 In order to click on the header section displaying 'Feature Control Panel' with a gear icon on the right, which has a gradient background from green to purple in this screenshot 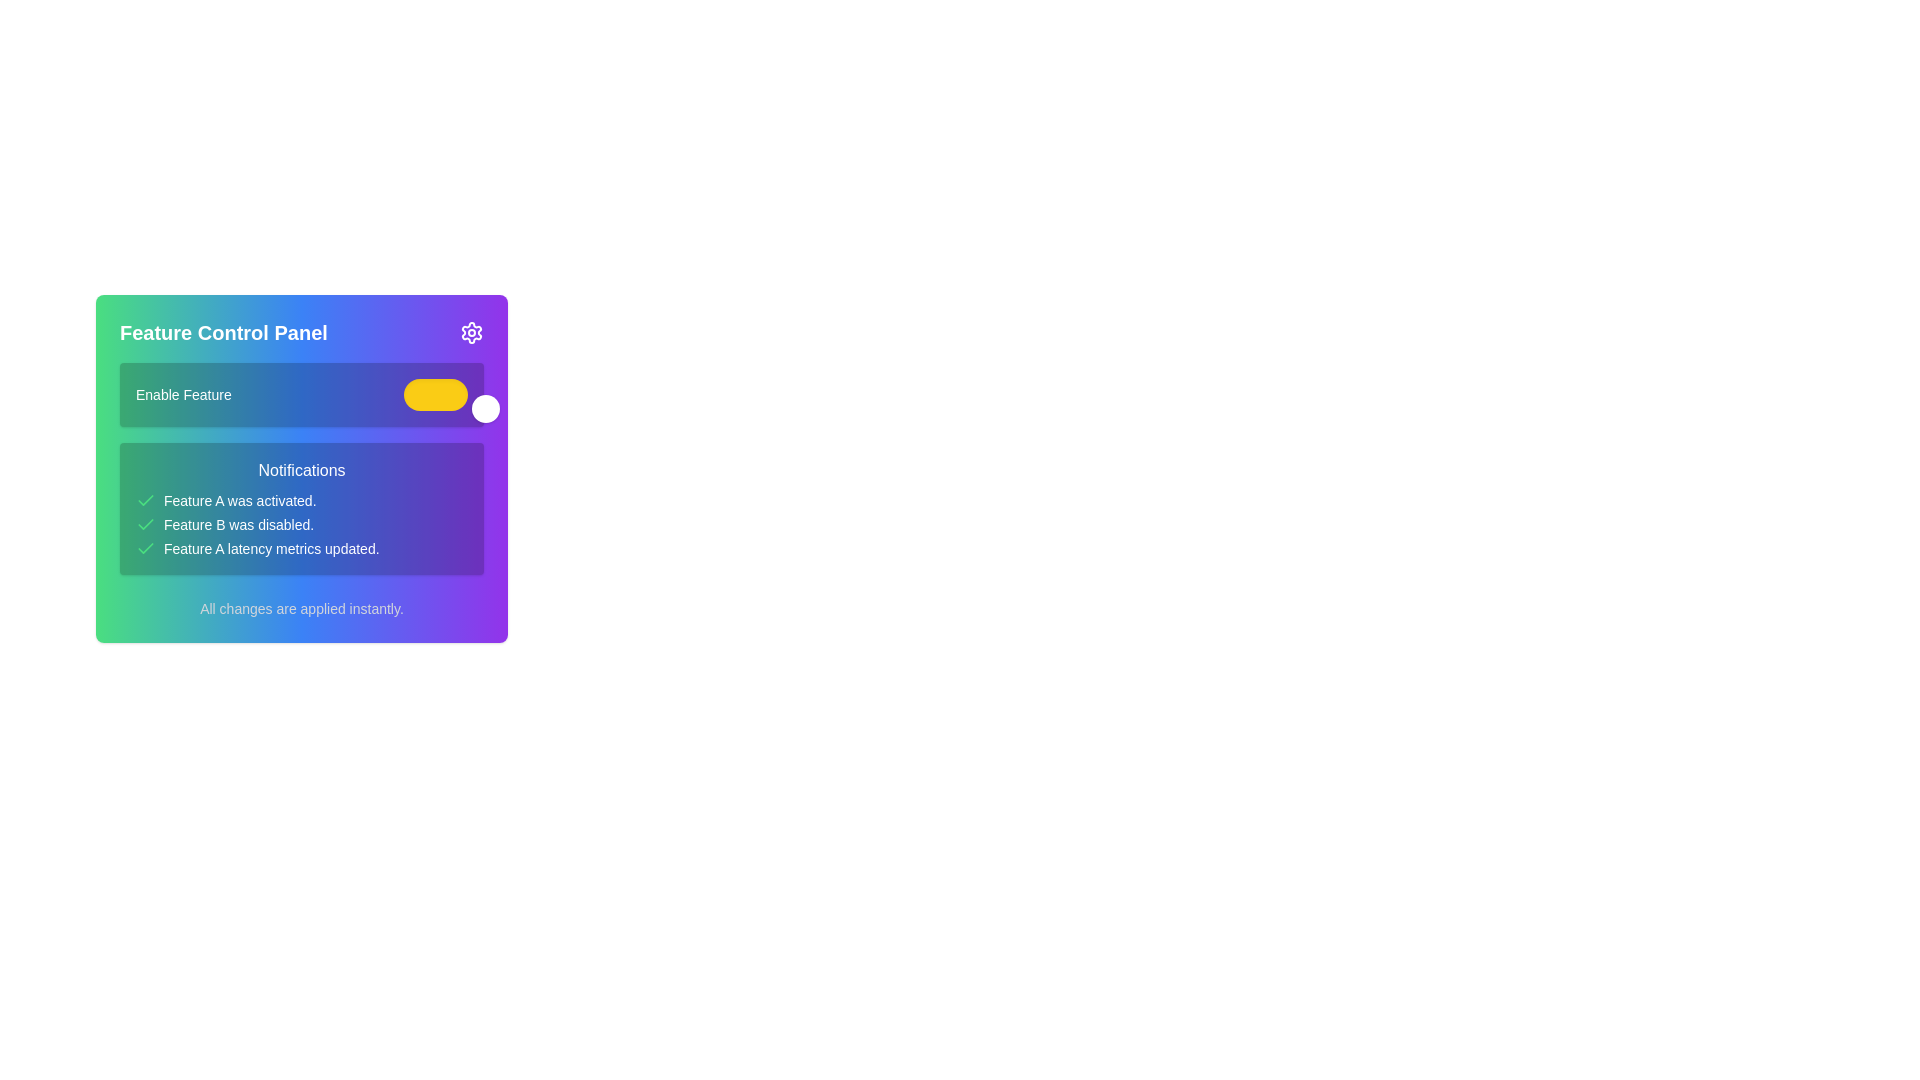, I will do `click(301, 331)`.